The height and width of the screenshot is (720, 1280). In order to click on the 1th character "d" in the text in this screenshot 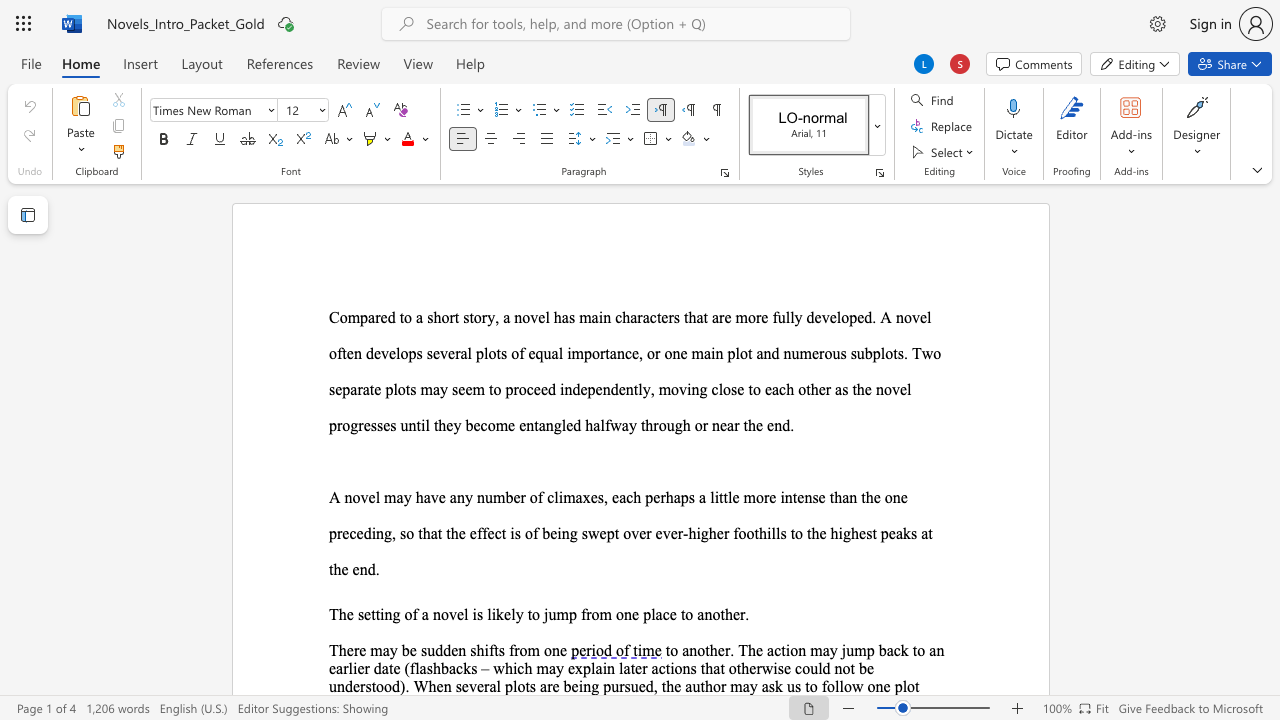, I will do `click(438, 650)`.